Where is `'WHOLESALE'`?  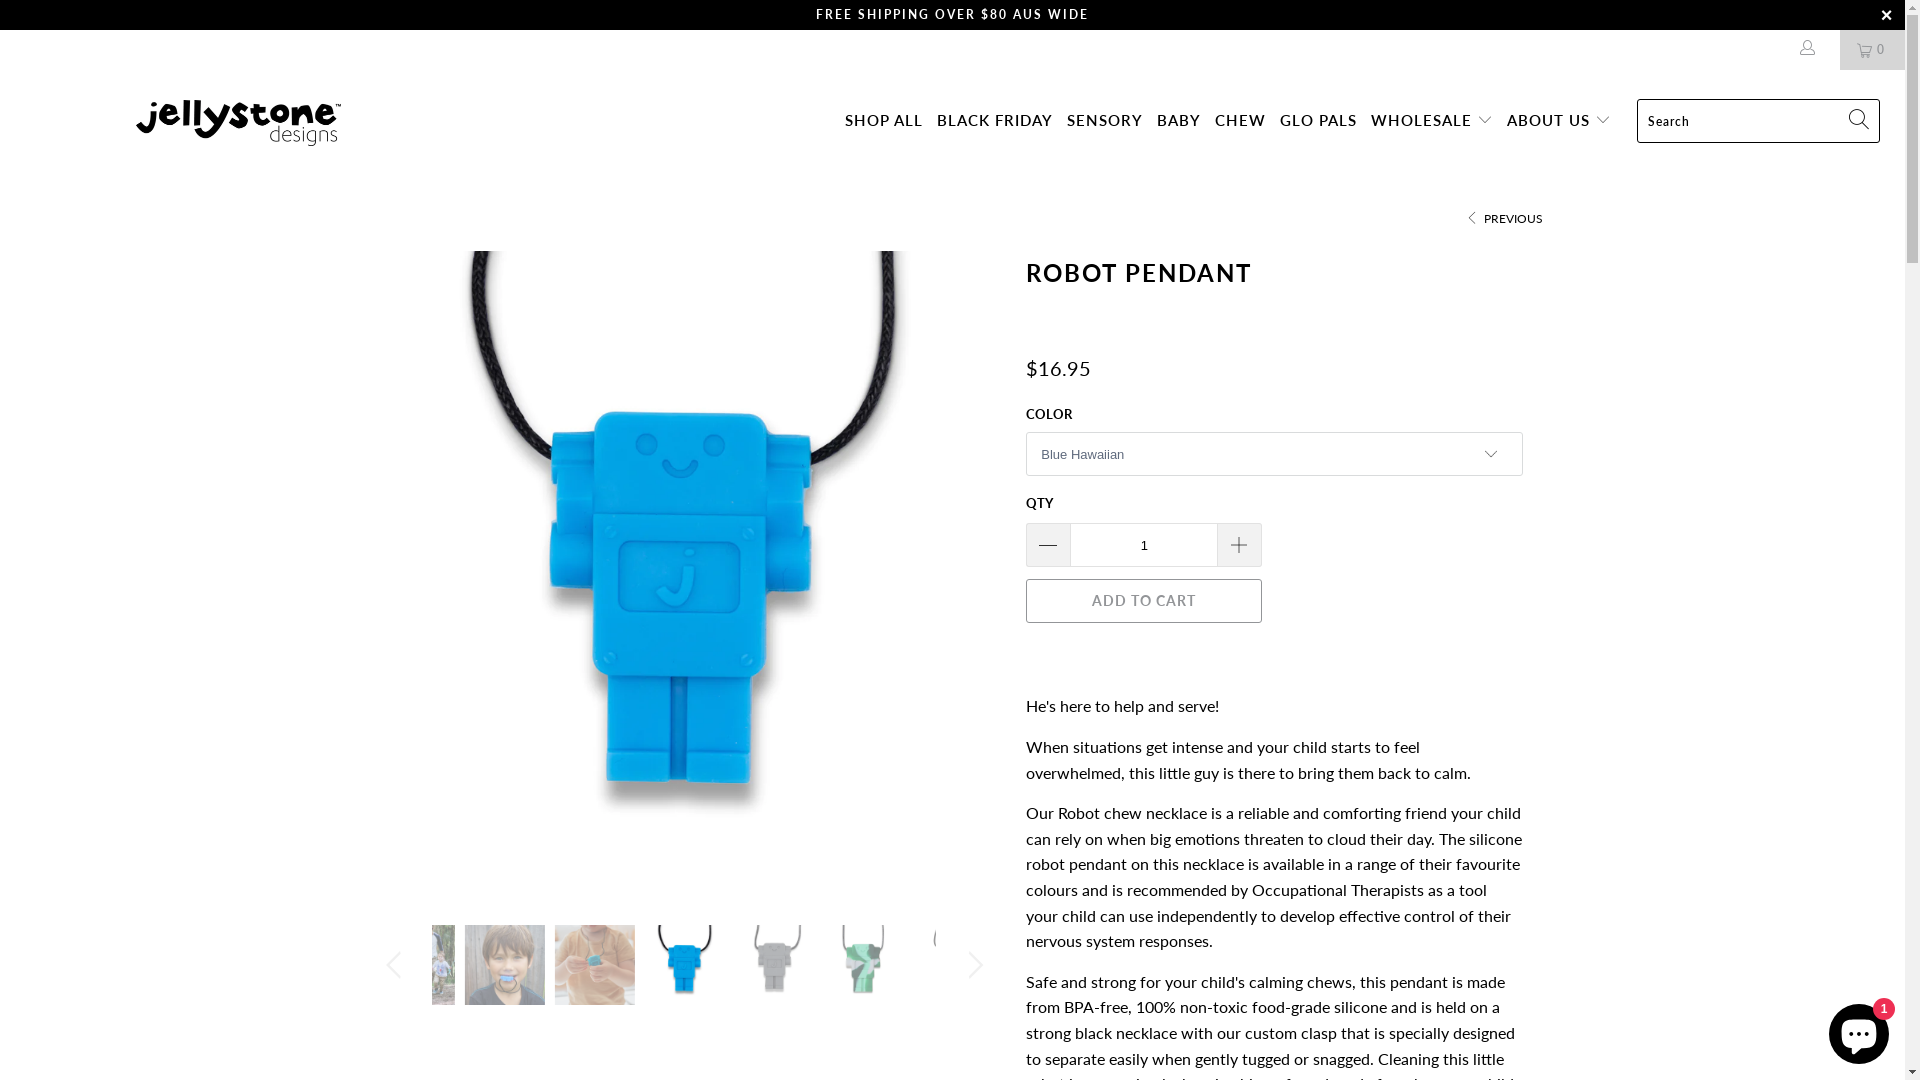 'WHOLESALE' is located at coordinates (1370, 120).